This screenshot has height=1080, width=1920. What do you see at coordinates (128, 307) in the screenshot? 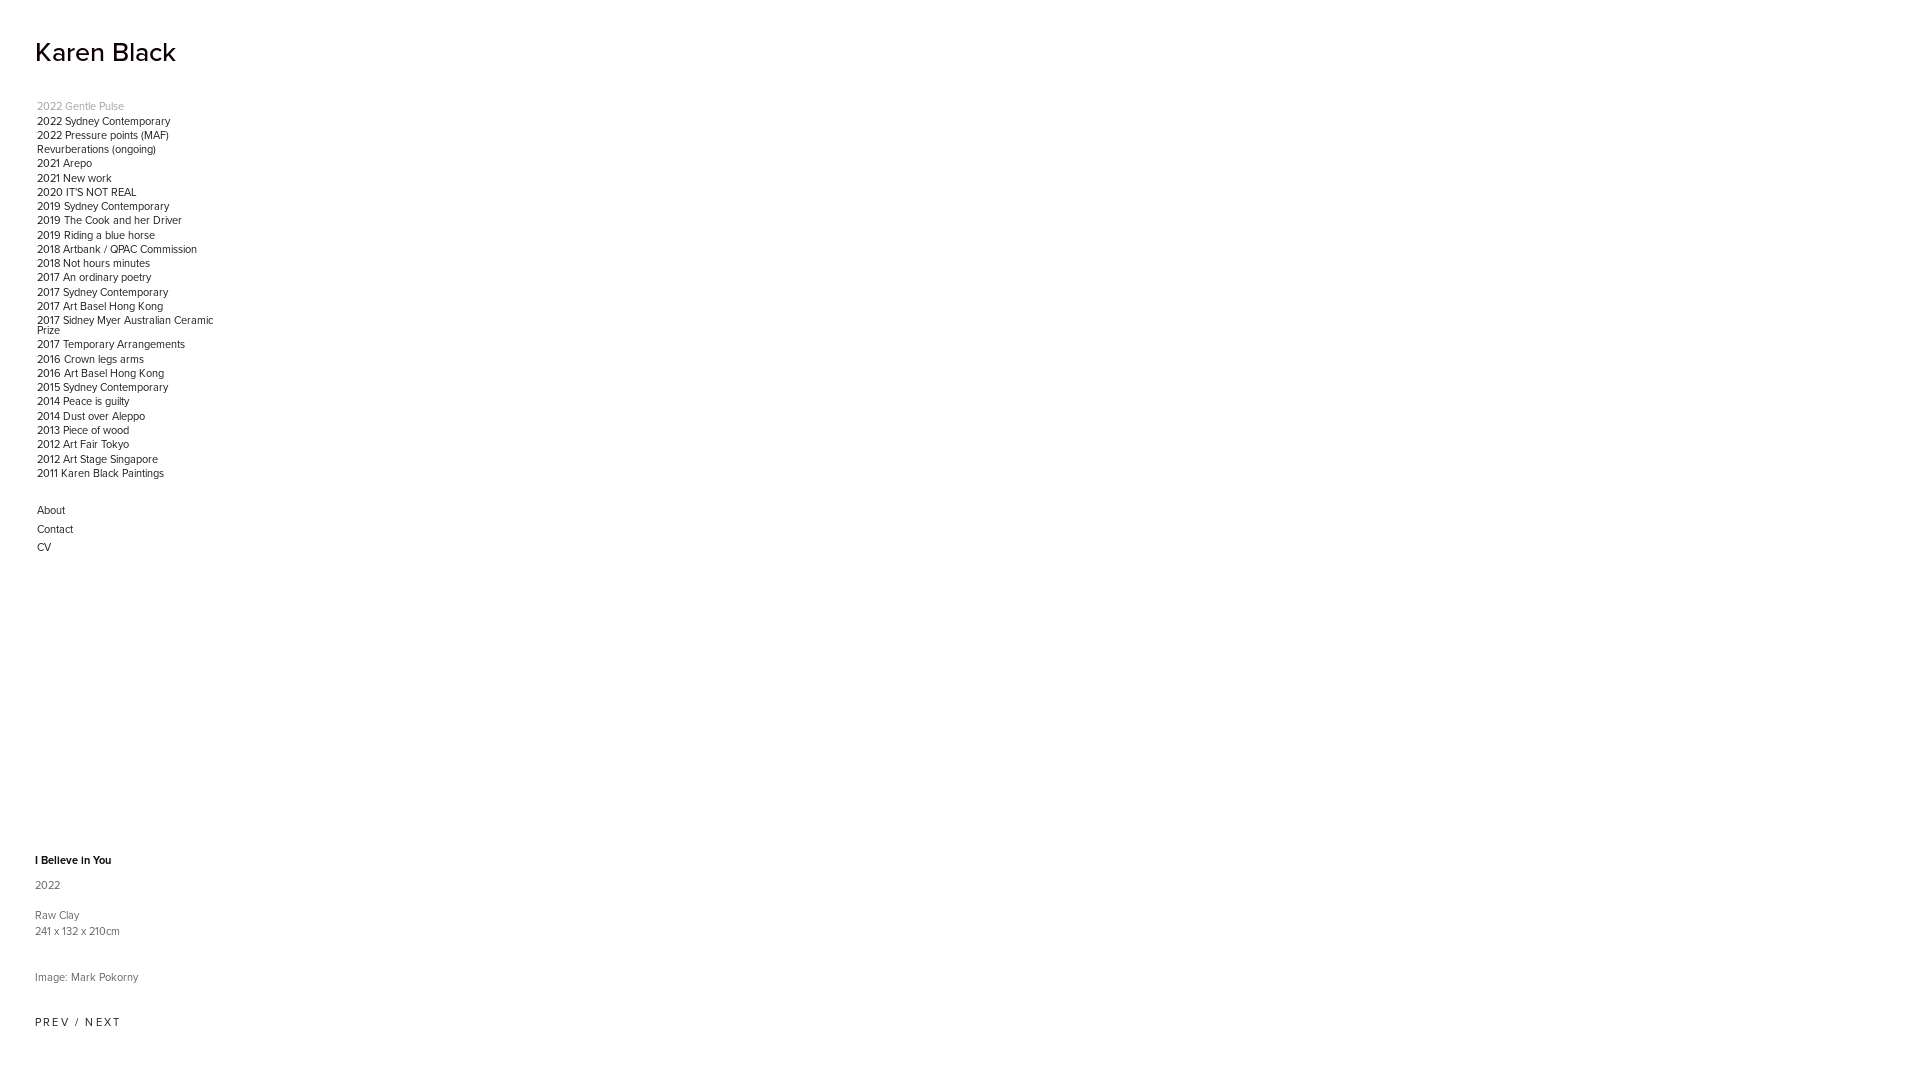
I see `'2017 Art Basel Hong Kong'` at bounding box center [128, 307].